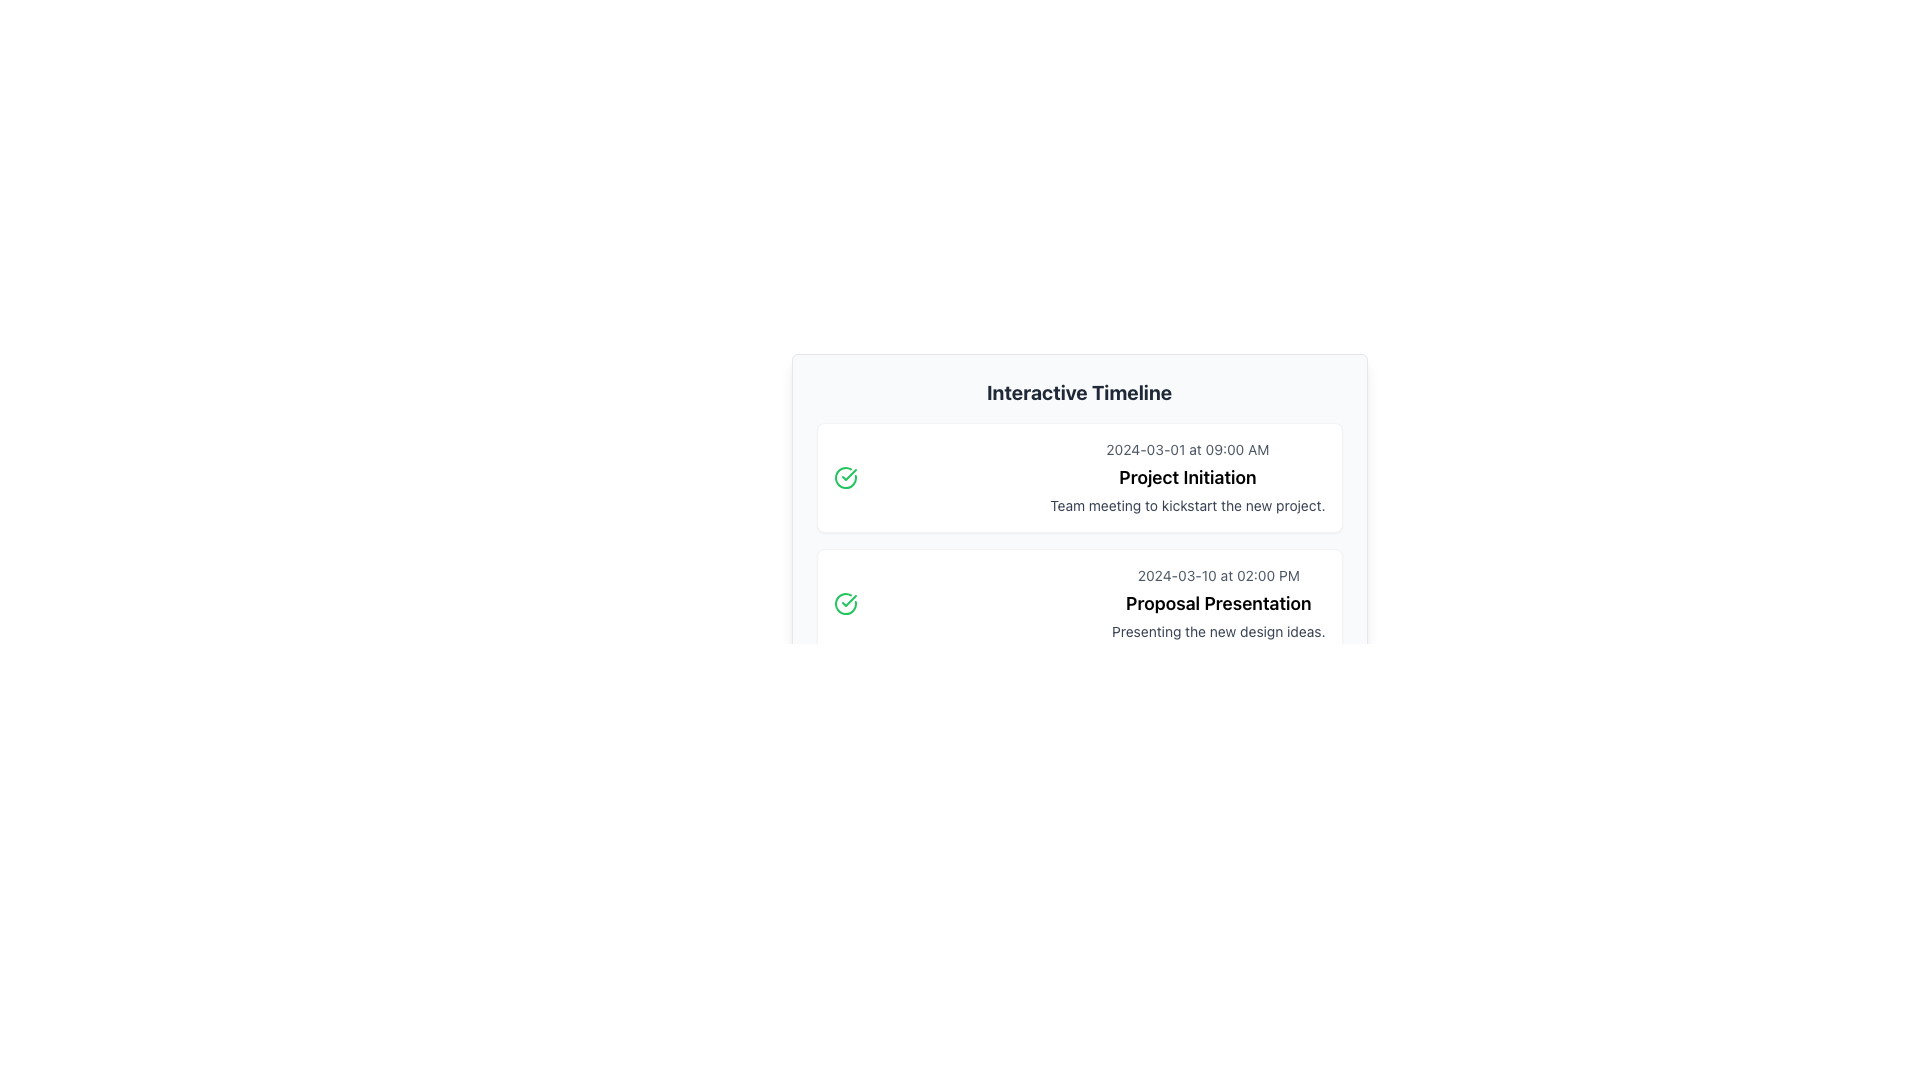 The height and width of the screenshot is (1080, 1920). Describe the element at coordinates (1187, 504) in the screenshot. I see `the text element that reads 'Team meeting to kickstart the new project.' which is located below the title 'Project Initiation' in the timeline interface` at that location.